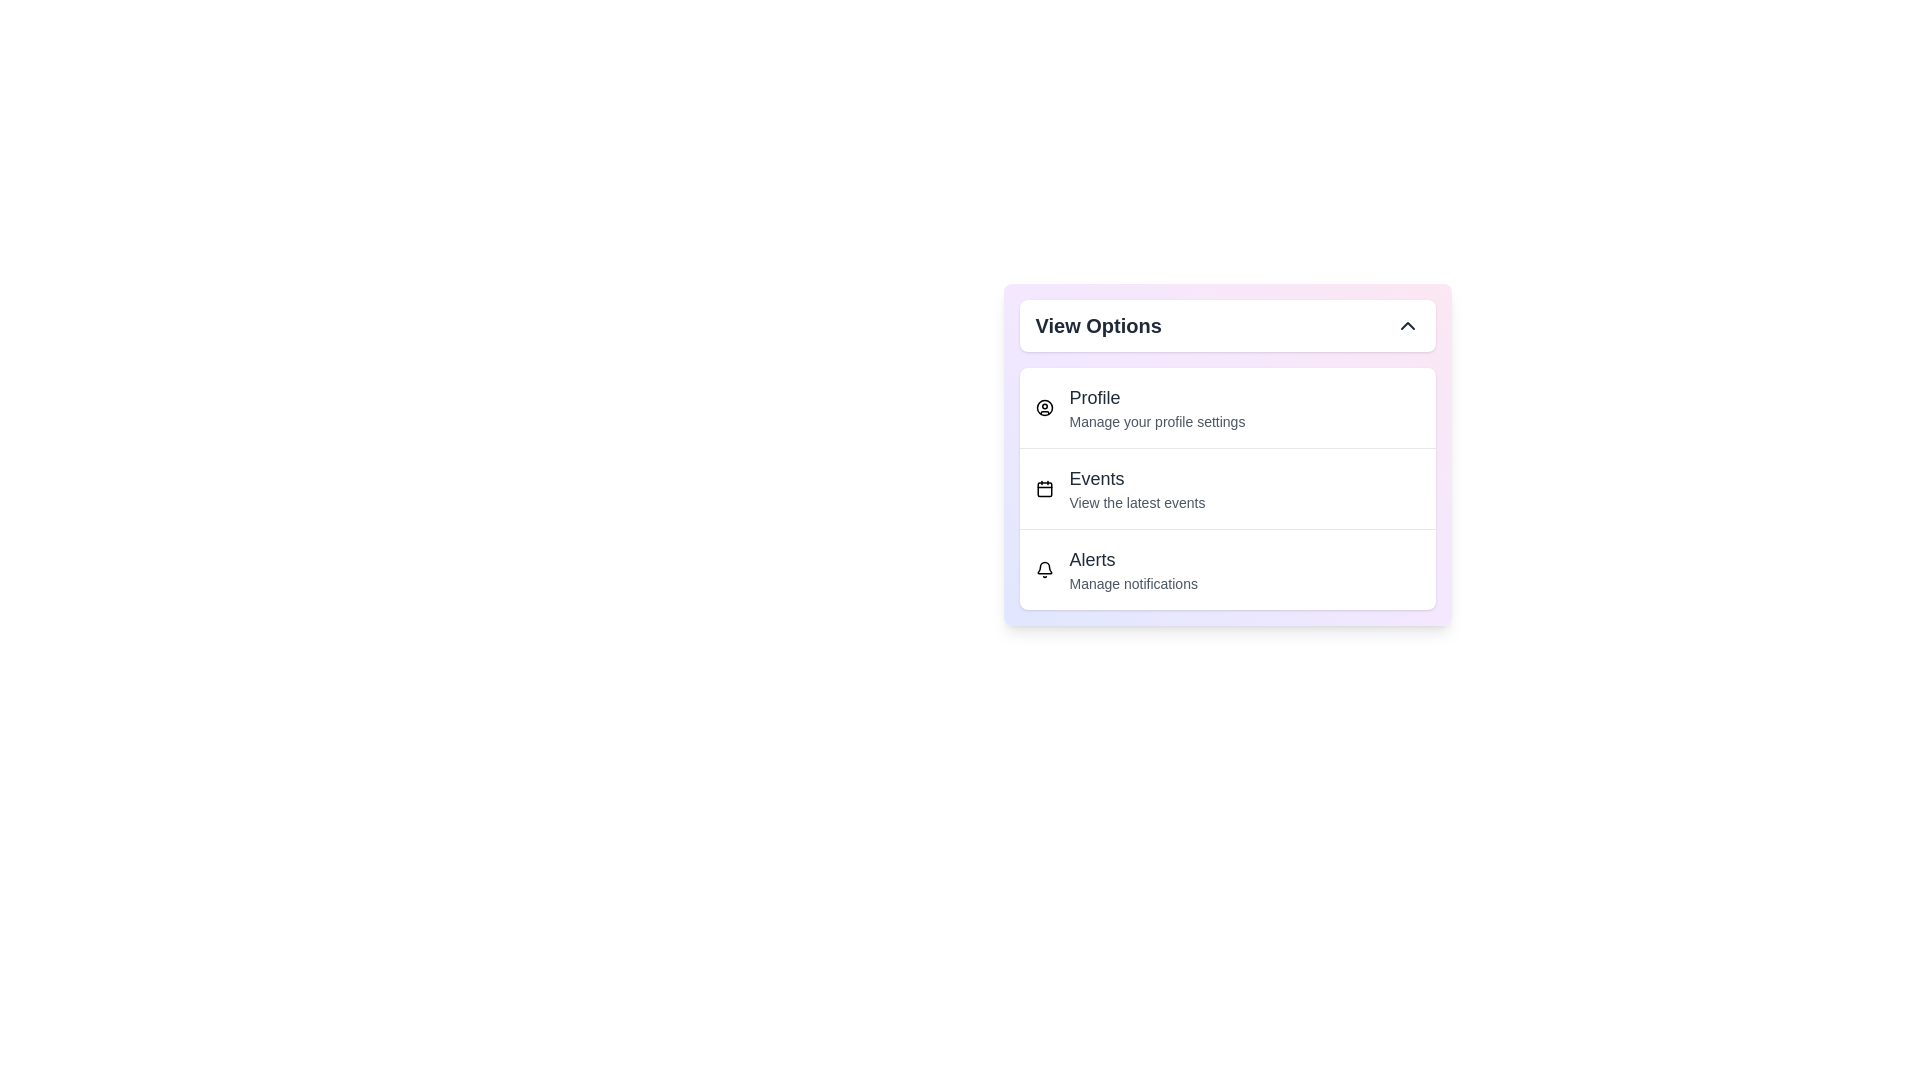 The width and height of the screenshot is (1920, 1080). I want to click on the button labeled Events to observe visual changes, so click(1226, 488).